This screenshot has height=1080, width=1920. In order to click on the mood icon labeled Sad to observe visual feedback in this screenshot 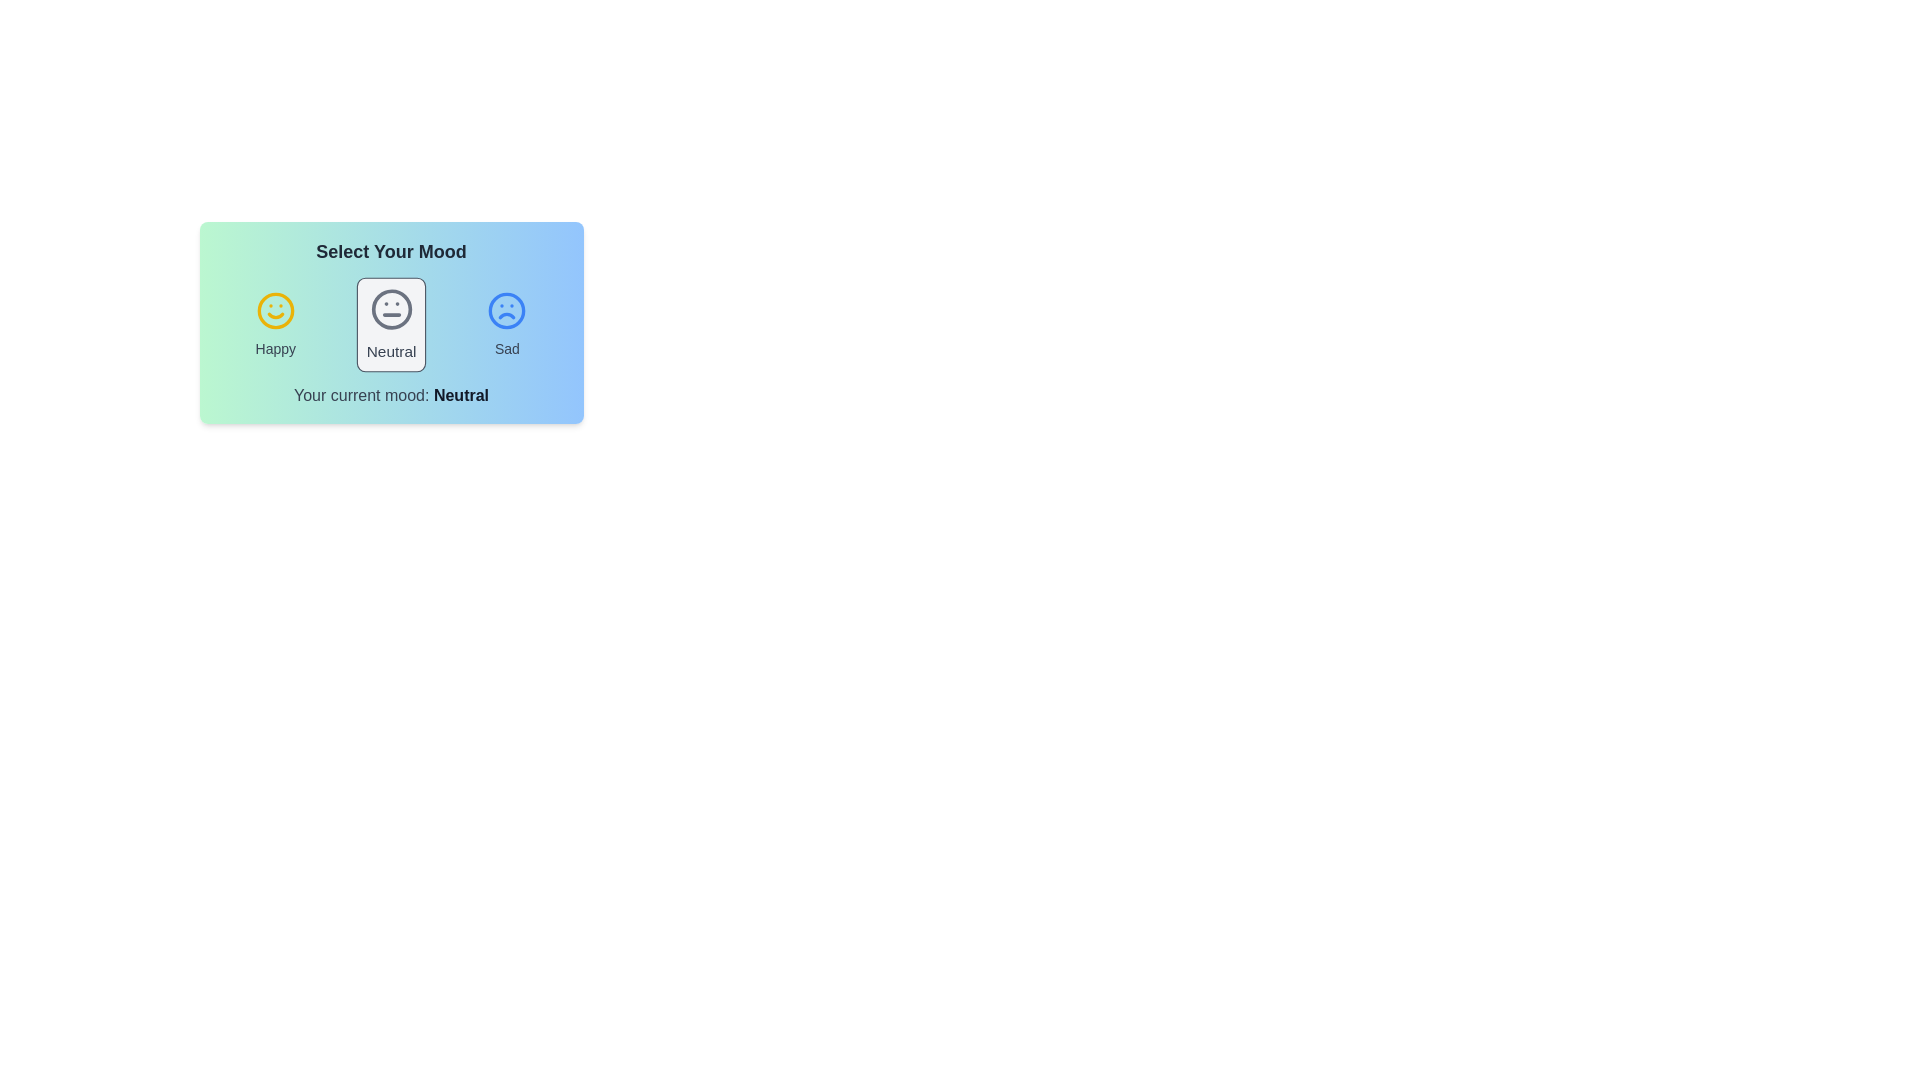, I will do `click(507, 323)`.